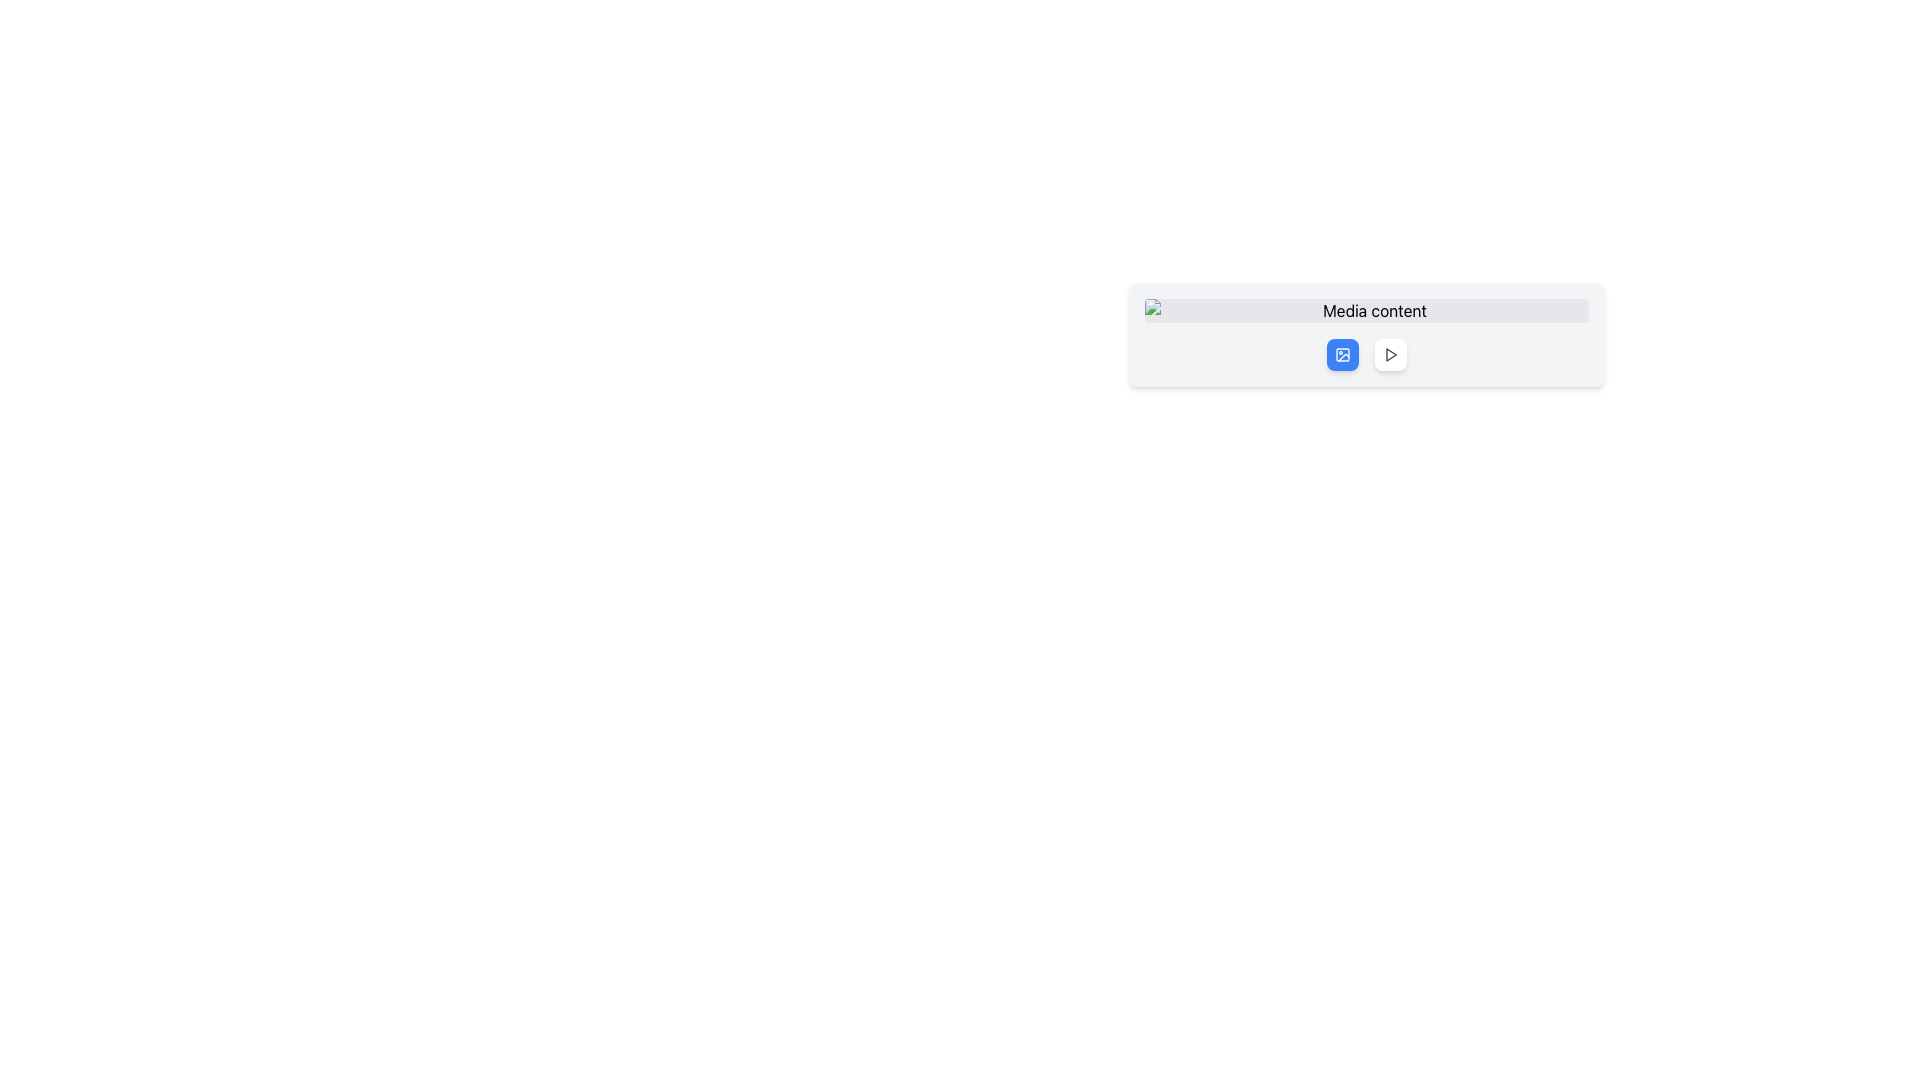  I want to click on the media-related icon within the blue circular button located to the left of the white play button in the 'Media content' section, so click(1343, 353).